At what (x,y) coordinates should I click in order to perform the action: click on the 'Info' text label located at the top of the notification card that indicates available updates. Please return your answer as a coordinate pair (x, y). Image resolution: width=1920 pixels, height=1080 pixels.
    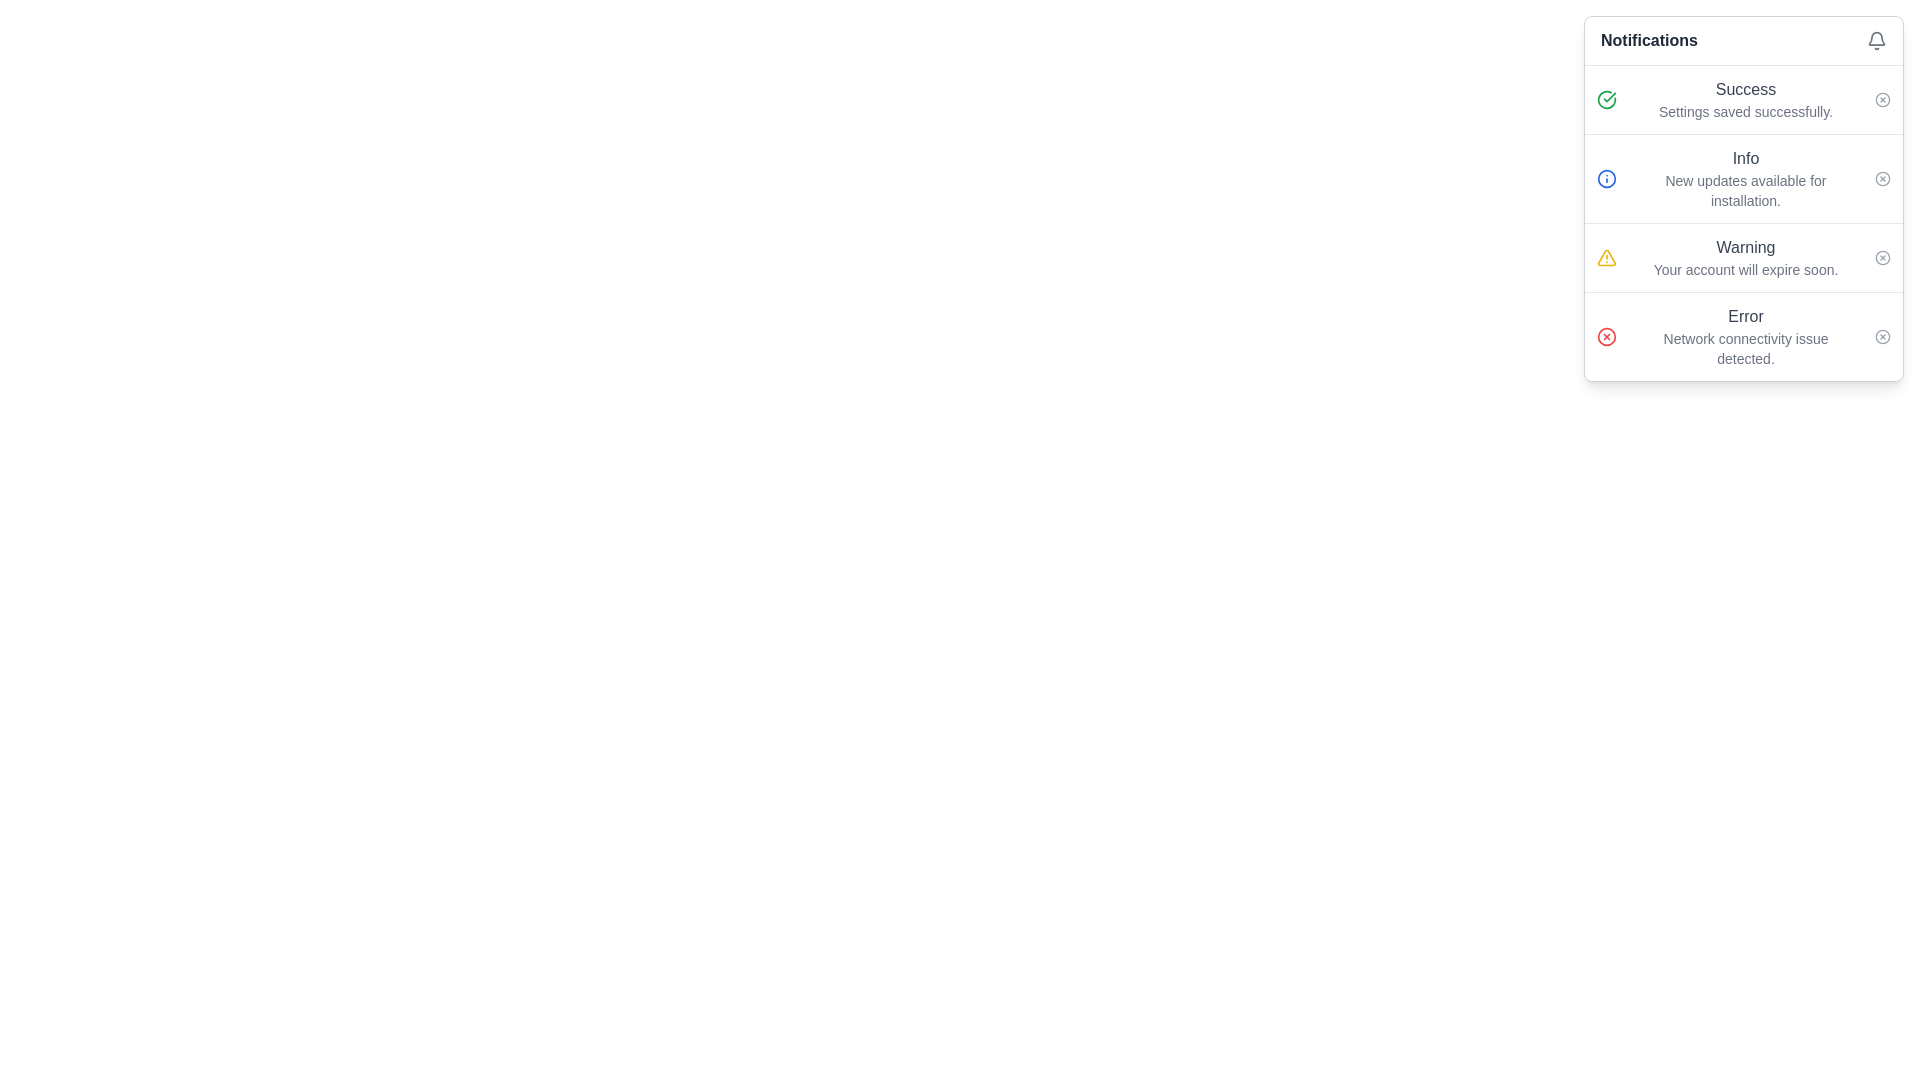
    Looking at the image, I should click on (1745, 157).